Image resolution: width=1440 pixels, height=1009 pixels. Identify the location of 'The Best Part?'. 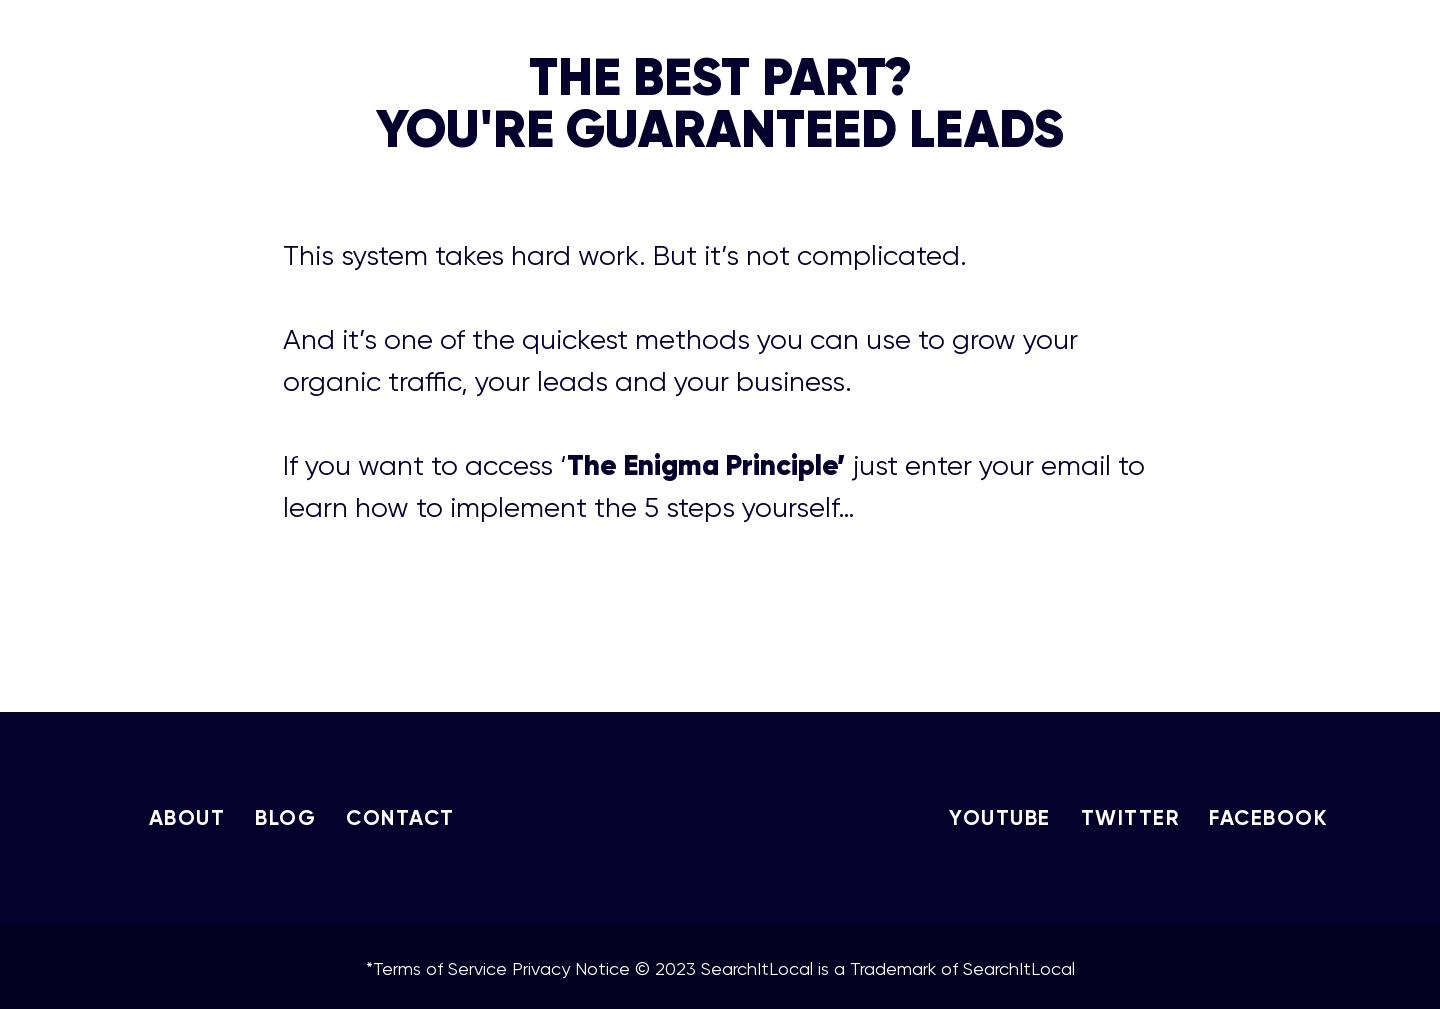
(719, 74).